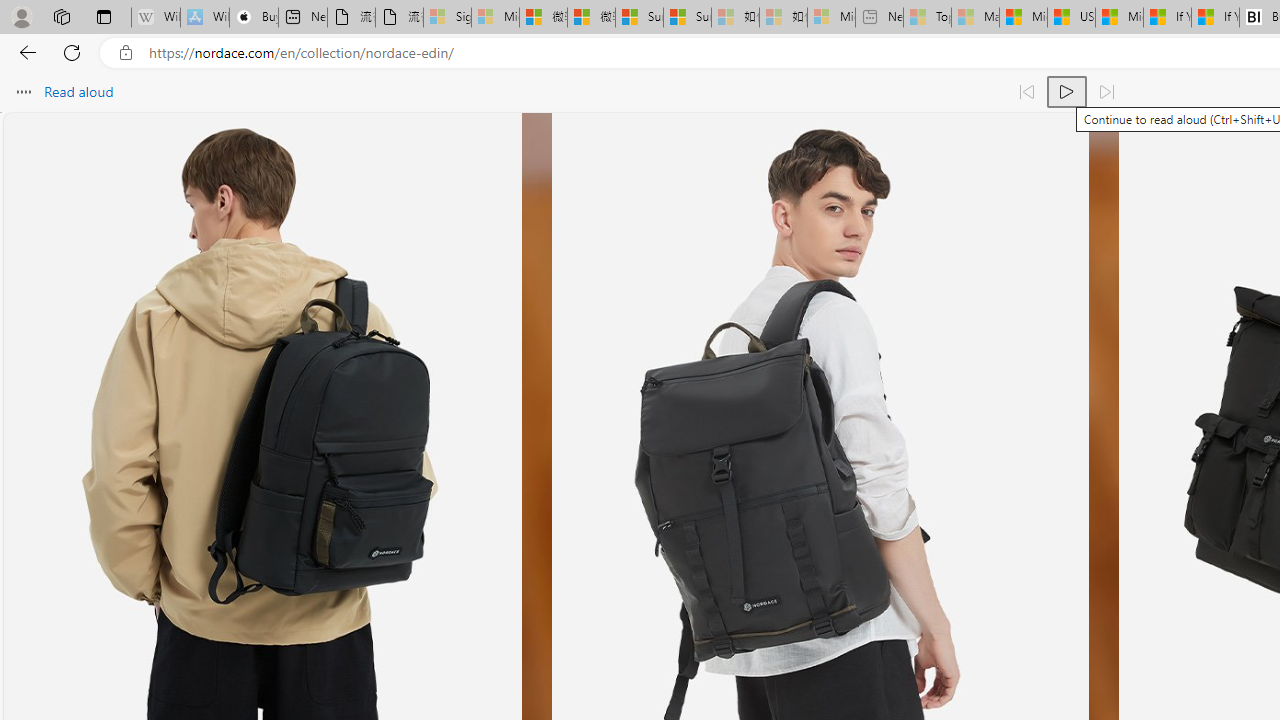 The height and width of the screenshot is (720, 1280). What do you see at coordinates (1104, 92) in the screenshot?
I see `'Read next paragraph'` at bounding box center [1104, 92].